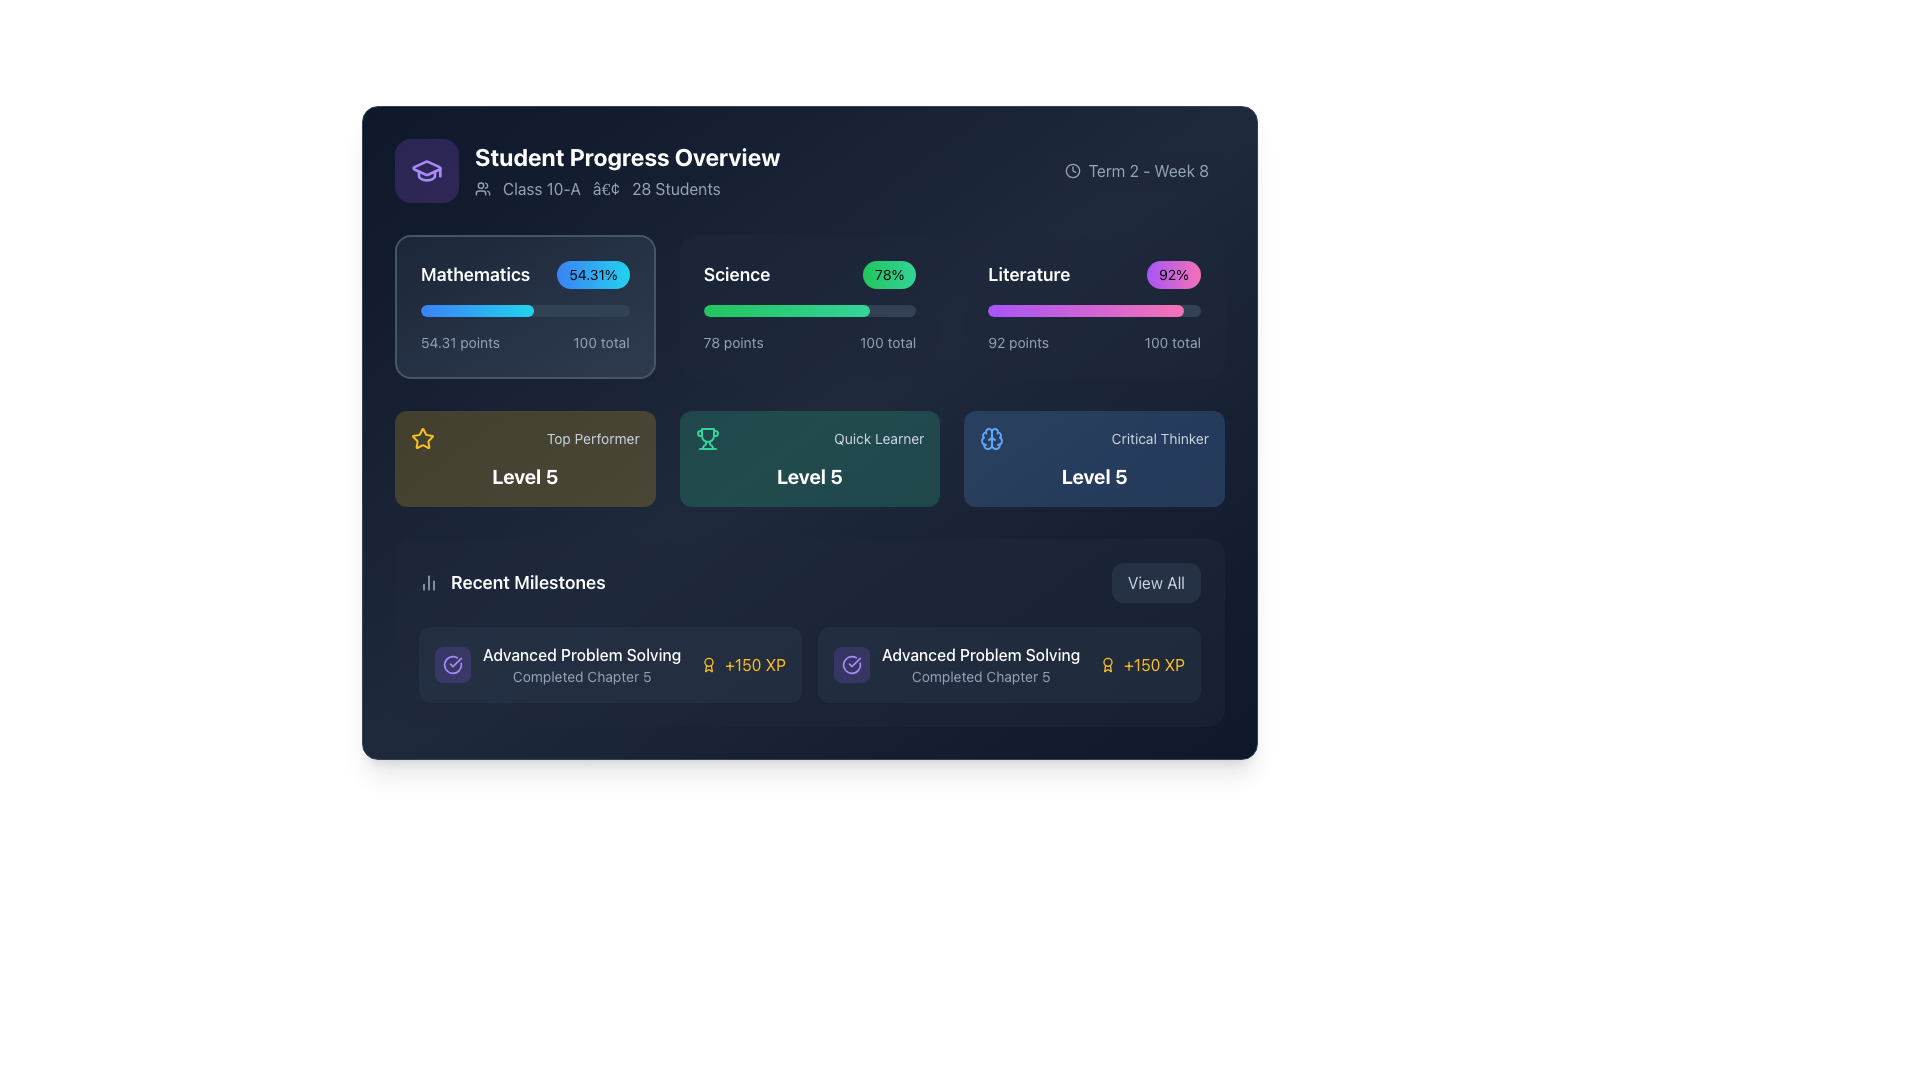 The image size is (1920, 1080). What do you see at coordinates (1009, 664) in the screenshot?
I see `the Informational card displaying 'Advanced Problem Solving' achievement in the 'Recent Milestones' section` at bounding box center [1009, 664].